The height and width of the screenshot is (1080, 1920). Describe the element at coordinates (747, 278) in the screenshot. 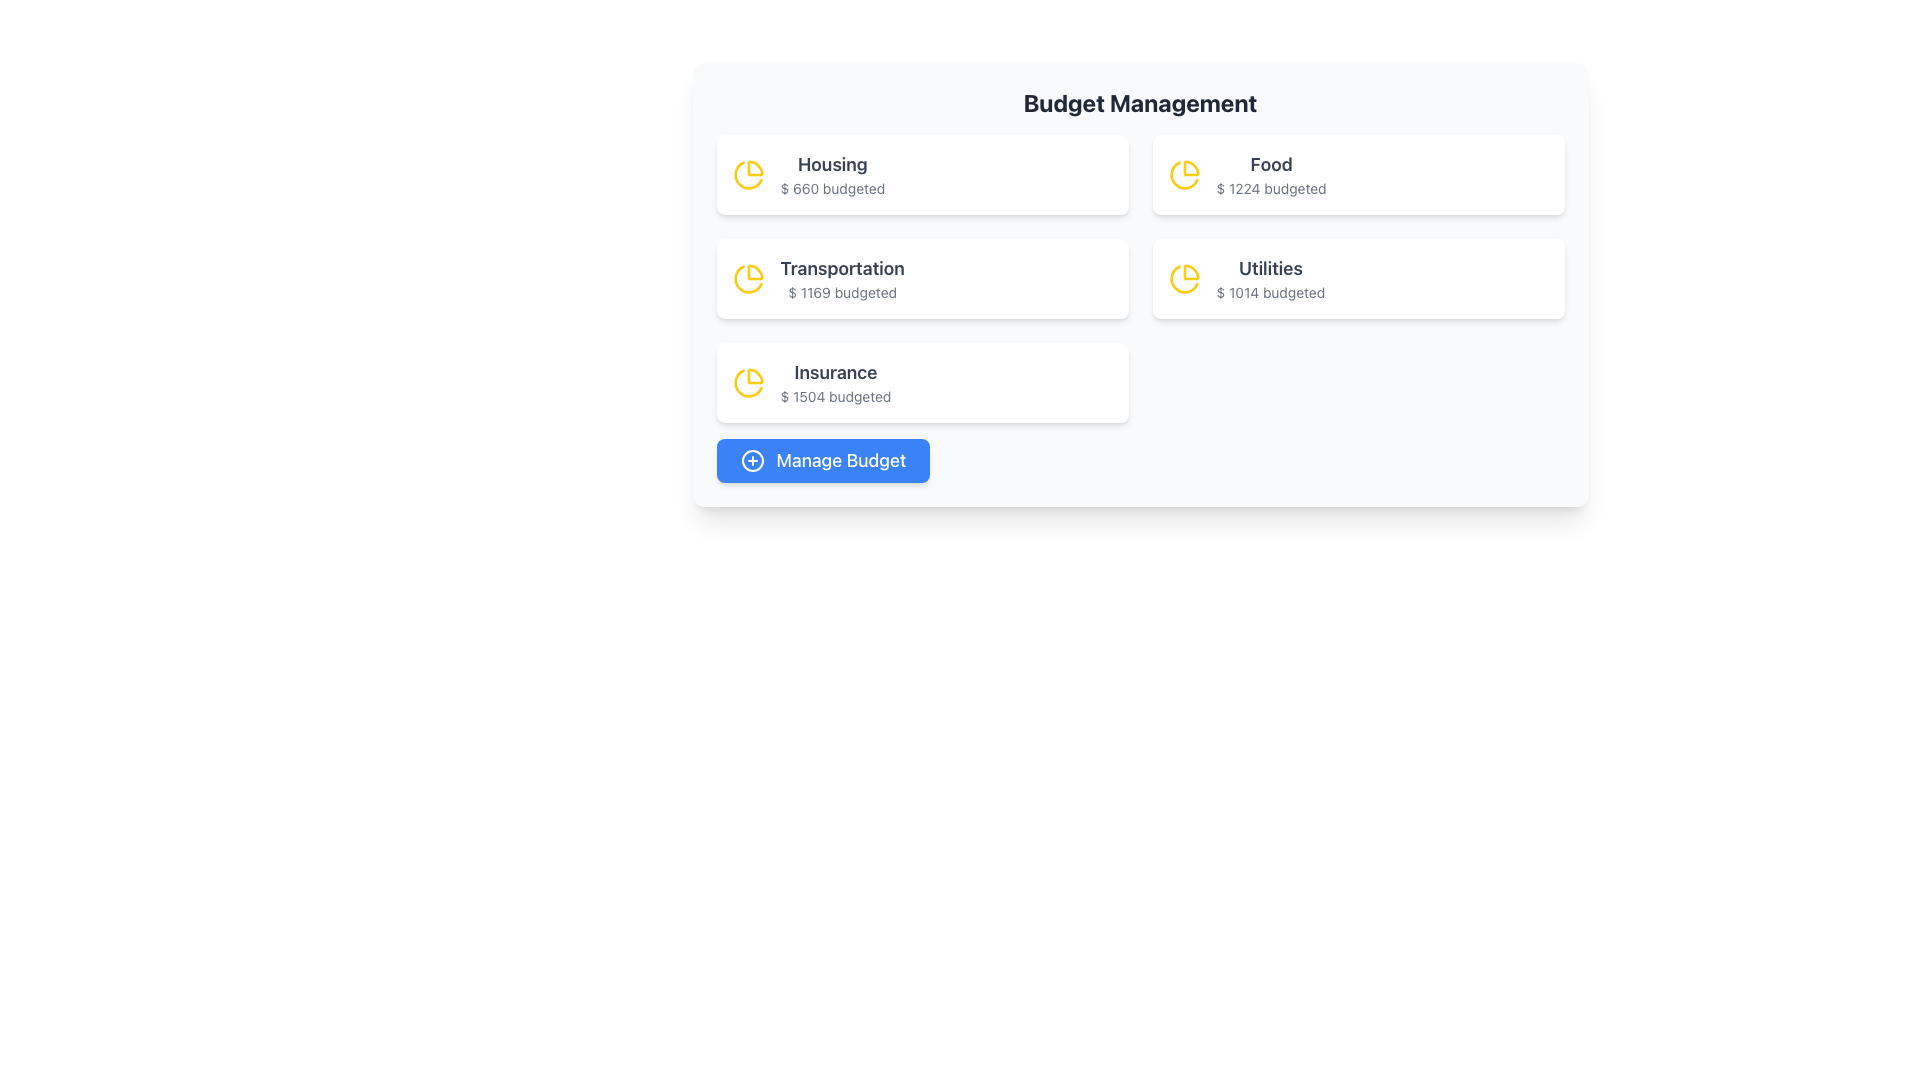

I see `the icon representing 'Transportation' located to the left of the 'Transportation' text and above the '$ 1169 budgeted' text in the second row of the cards layout` at that location.